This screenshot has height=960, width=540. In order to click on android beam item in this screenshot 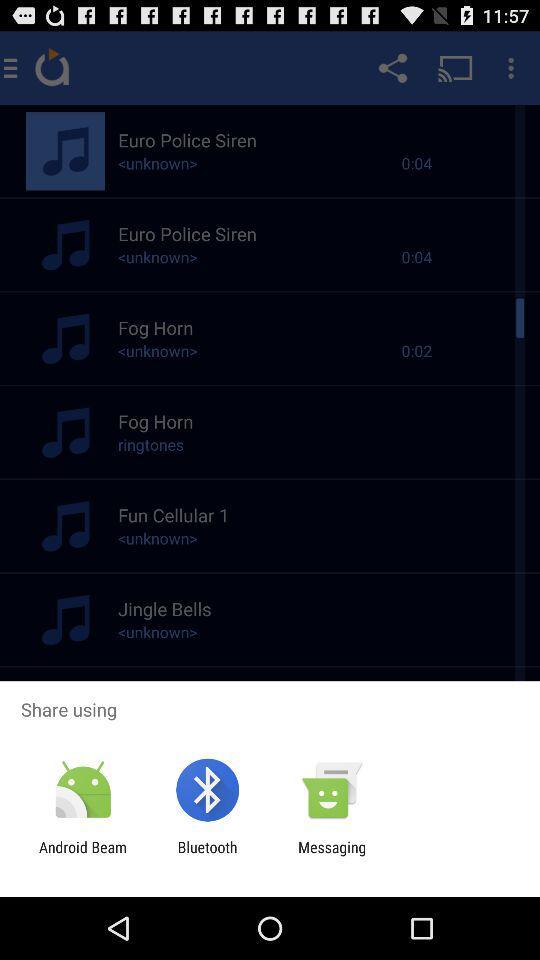, I will do `click(82, 855)`.